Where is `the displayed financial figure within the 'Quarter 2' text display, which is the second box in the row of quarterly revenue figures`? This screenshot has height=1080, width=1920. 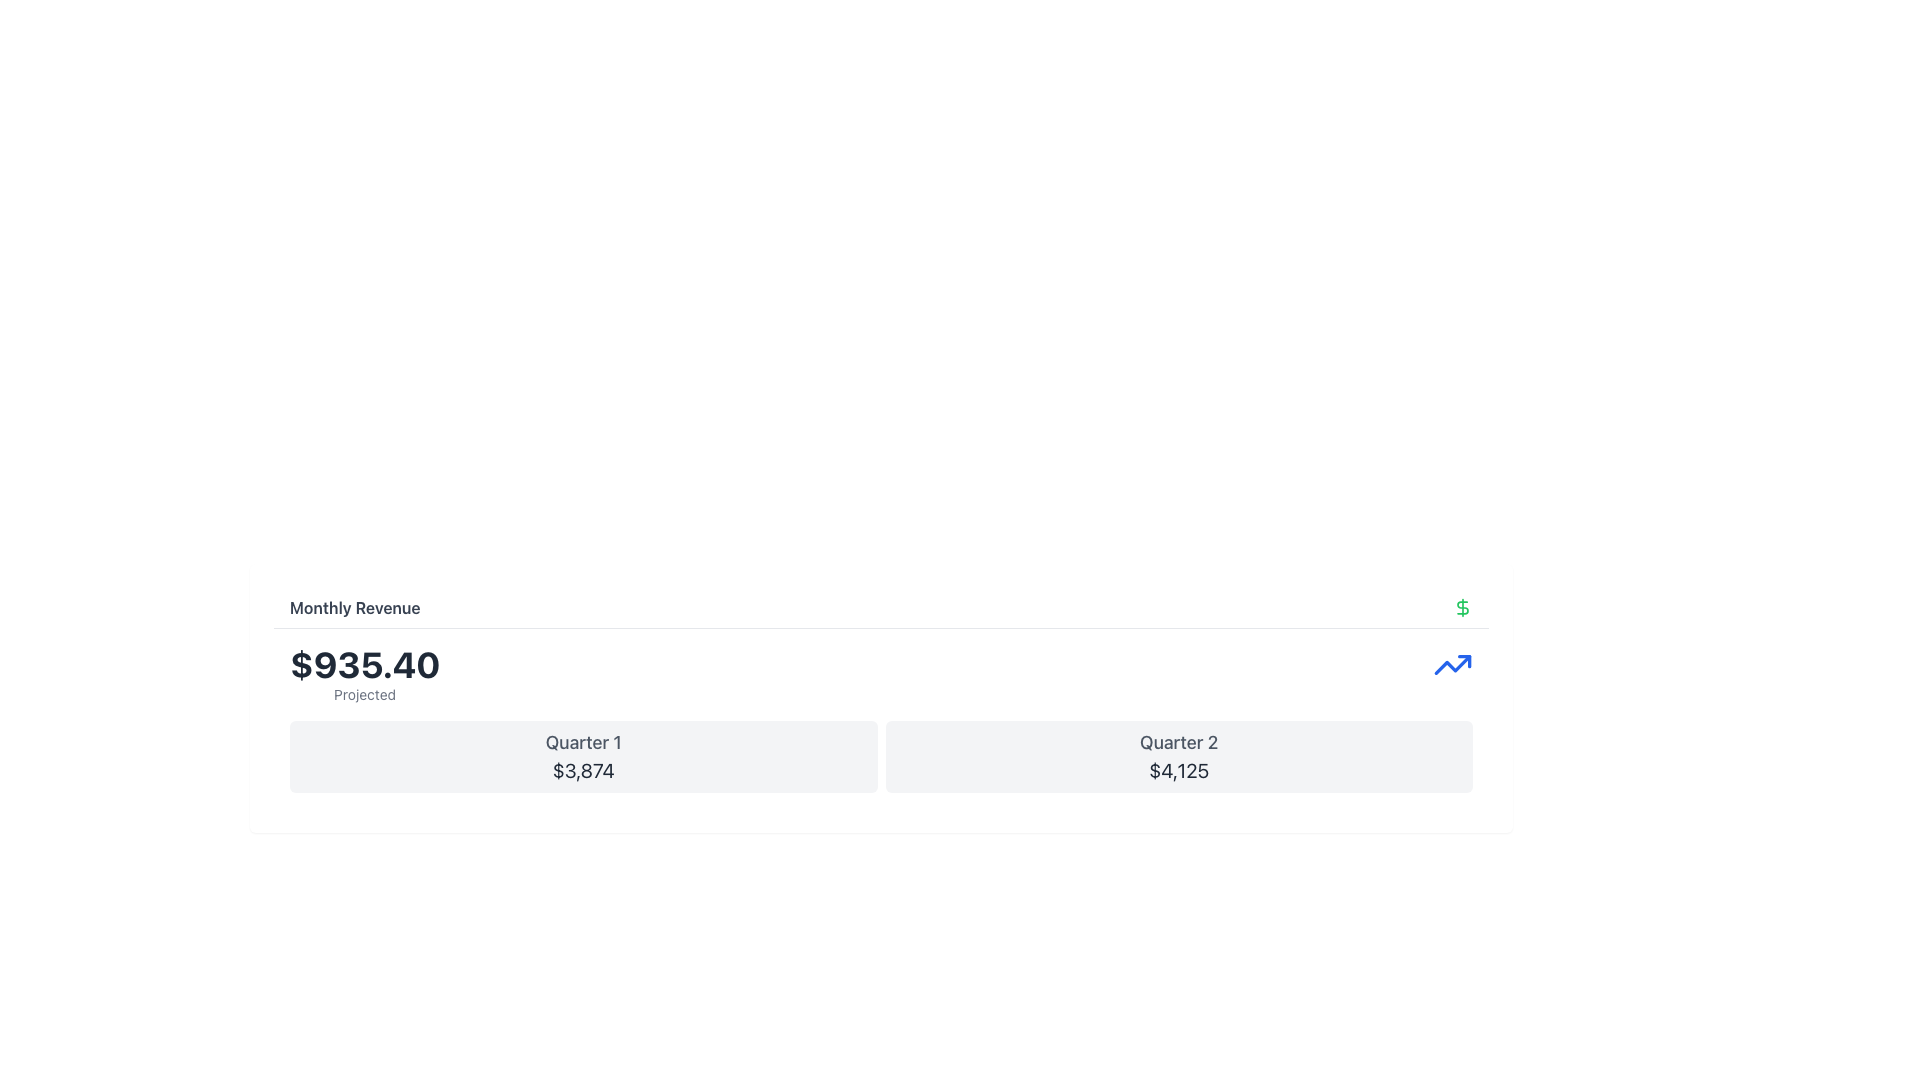 the displayed financial figure within the 'Quarter 2' text display, which is the second box in the row of quarterly revenue figures is located at coordinates (1179, 770).